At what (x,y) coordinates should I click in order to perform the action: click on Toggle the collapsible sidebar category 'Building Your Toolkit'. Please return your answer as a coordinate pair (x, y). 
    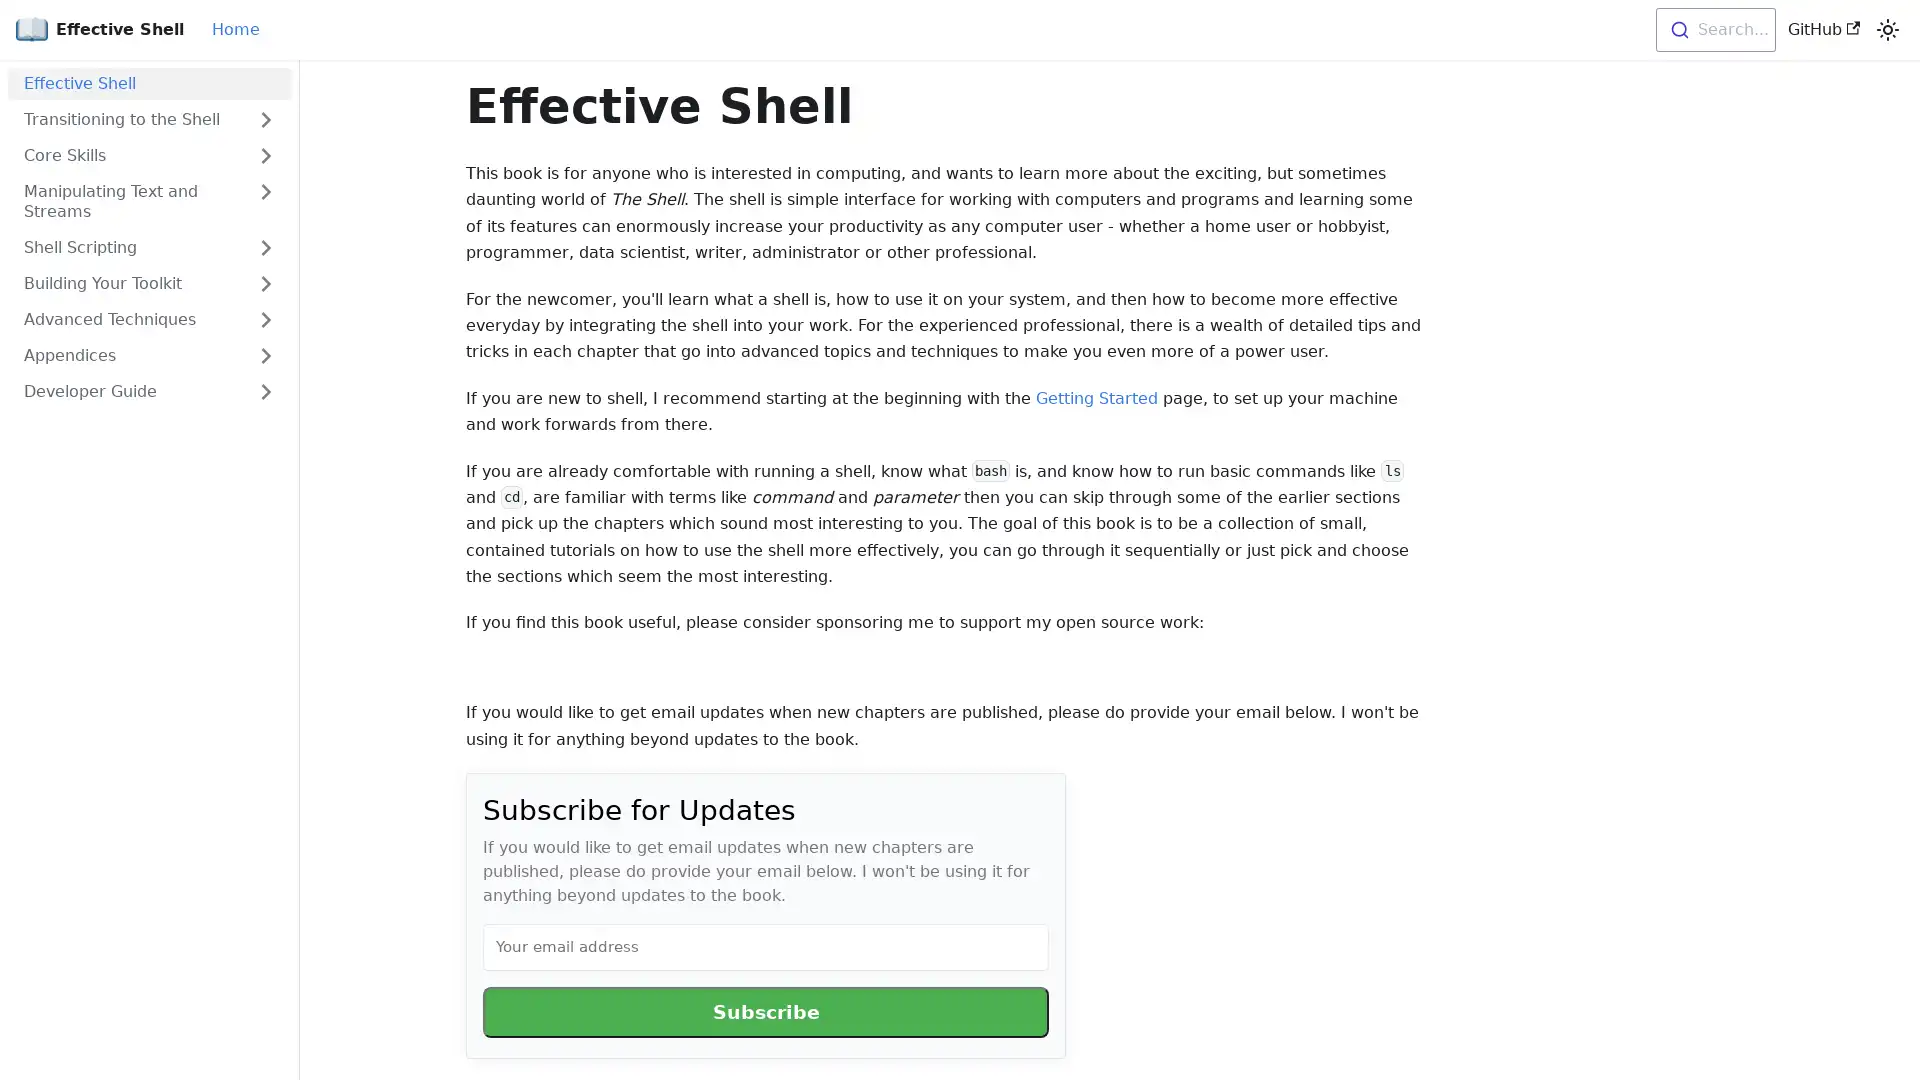
    Looking at the image, I should click on (264, 284).